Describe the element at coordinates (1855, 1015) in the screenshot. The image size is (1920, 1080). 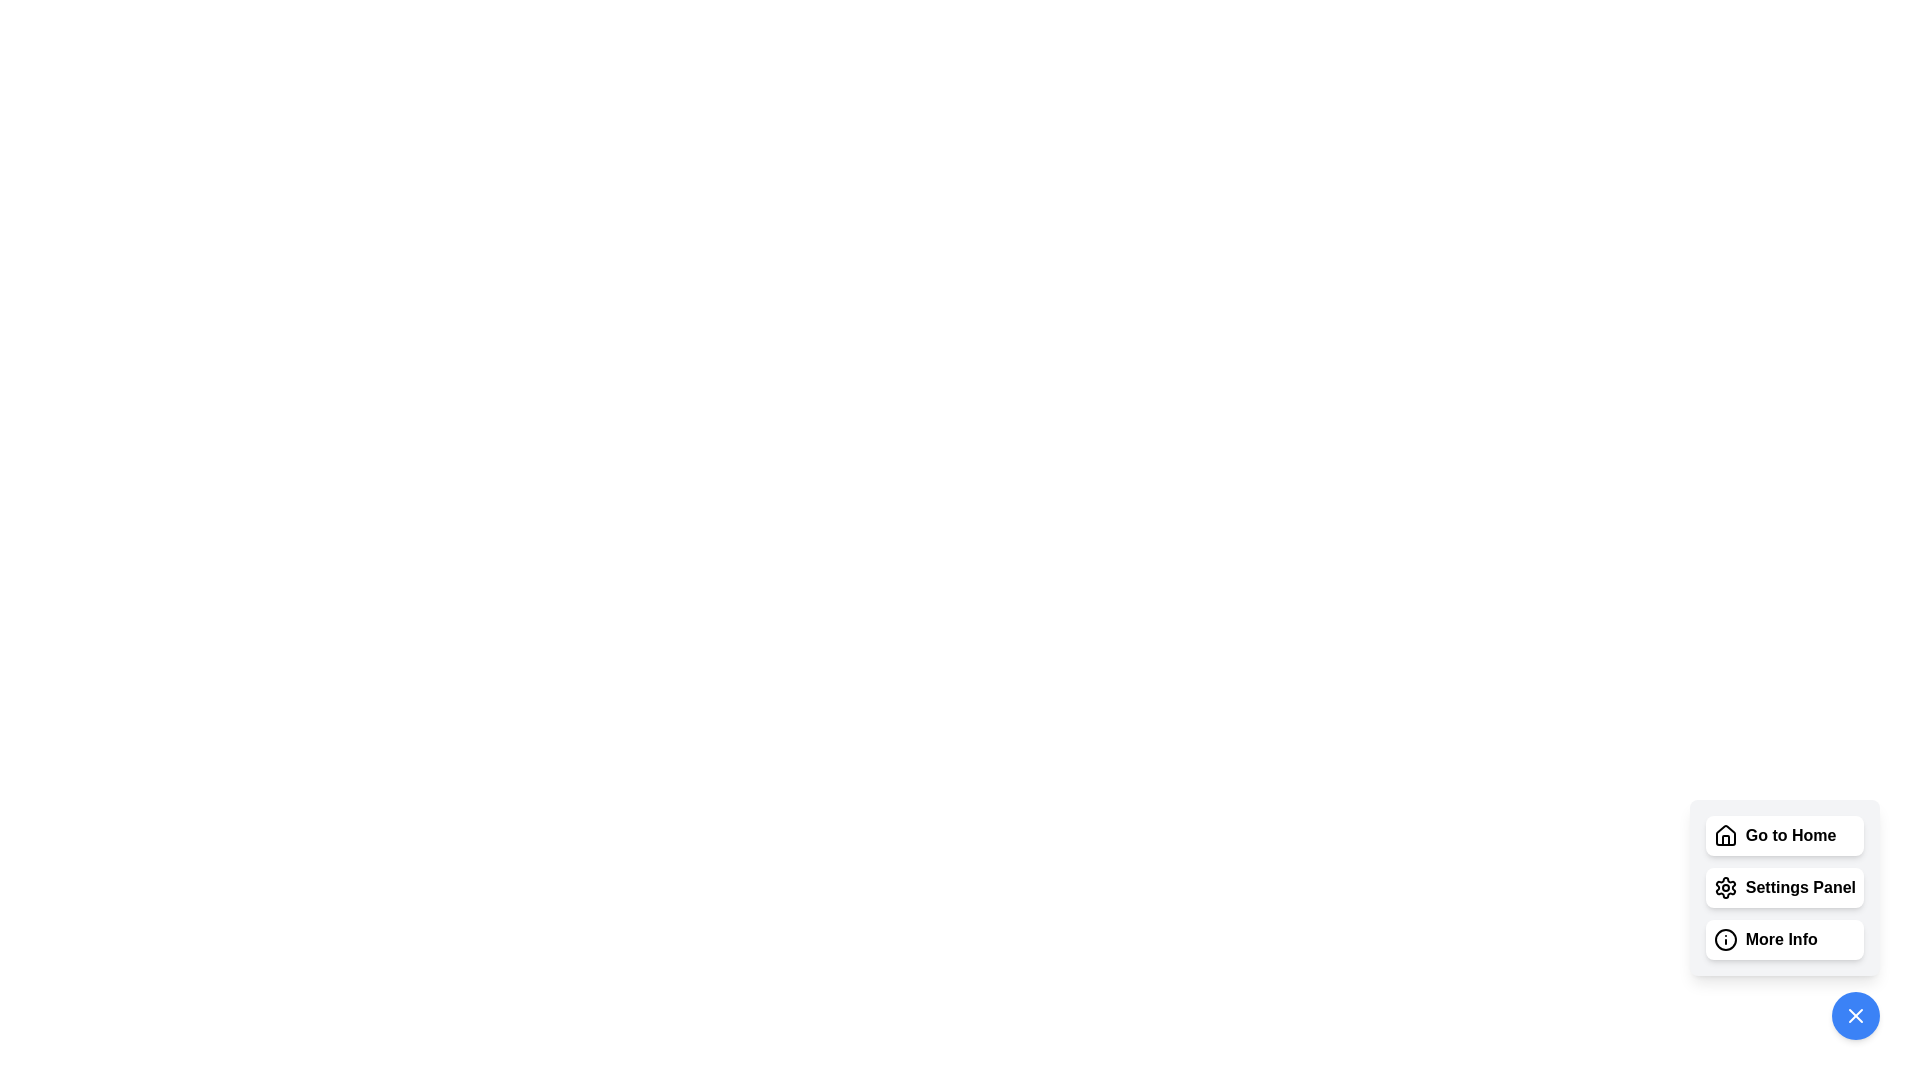
I see `the blue circular button with a white 'X' icon located at the bottom-right corner of the interface` at that location.